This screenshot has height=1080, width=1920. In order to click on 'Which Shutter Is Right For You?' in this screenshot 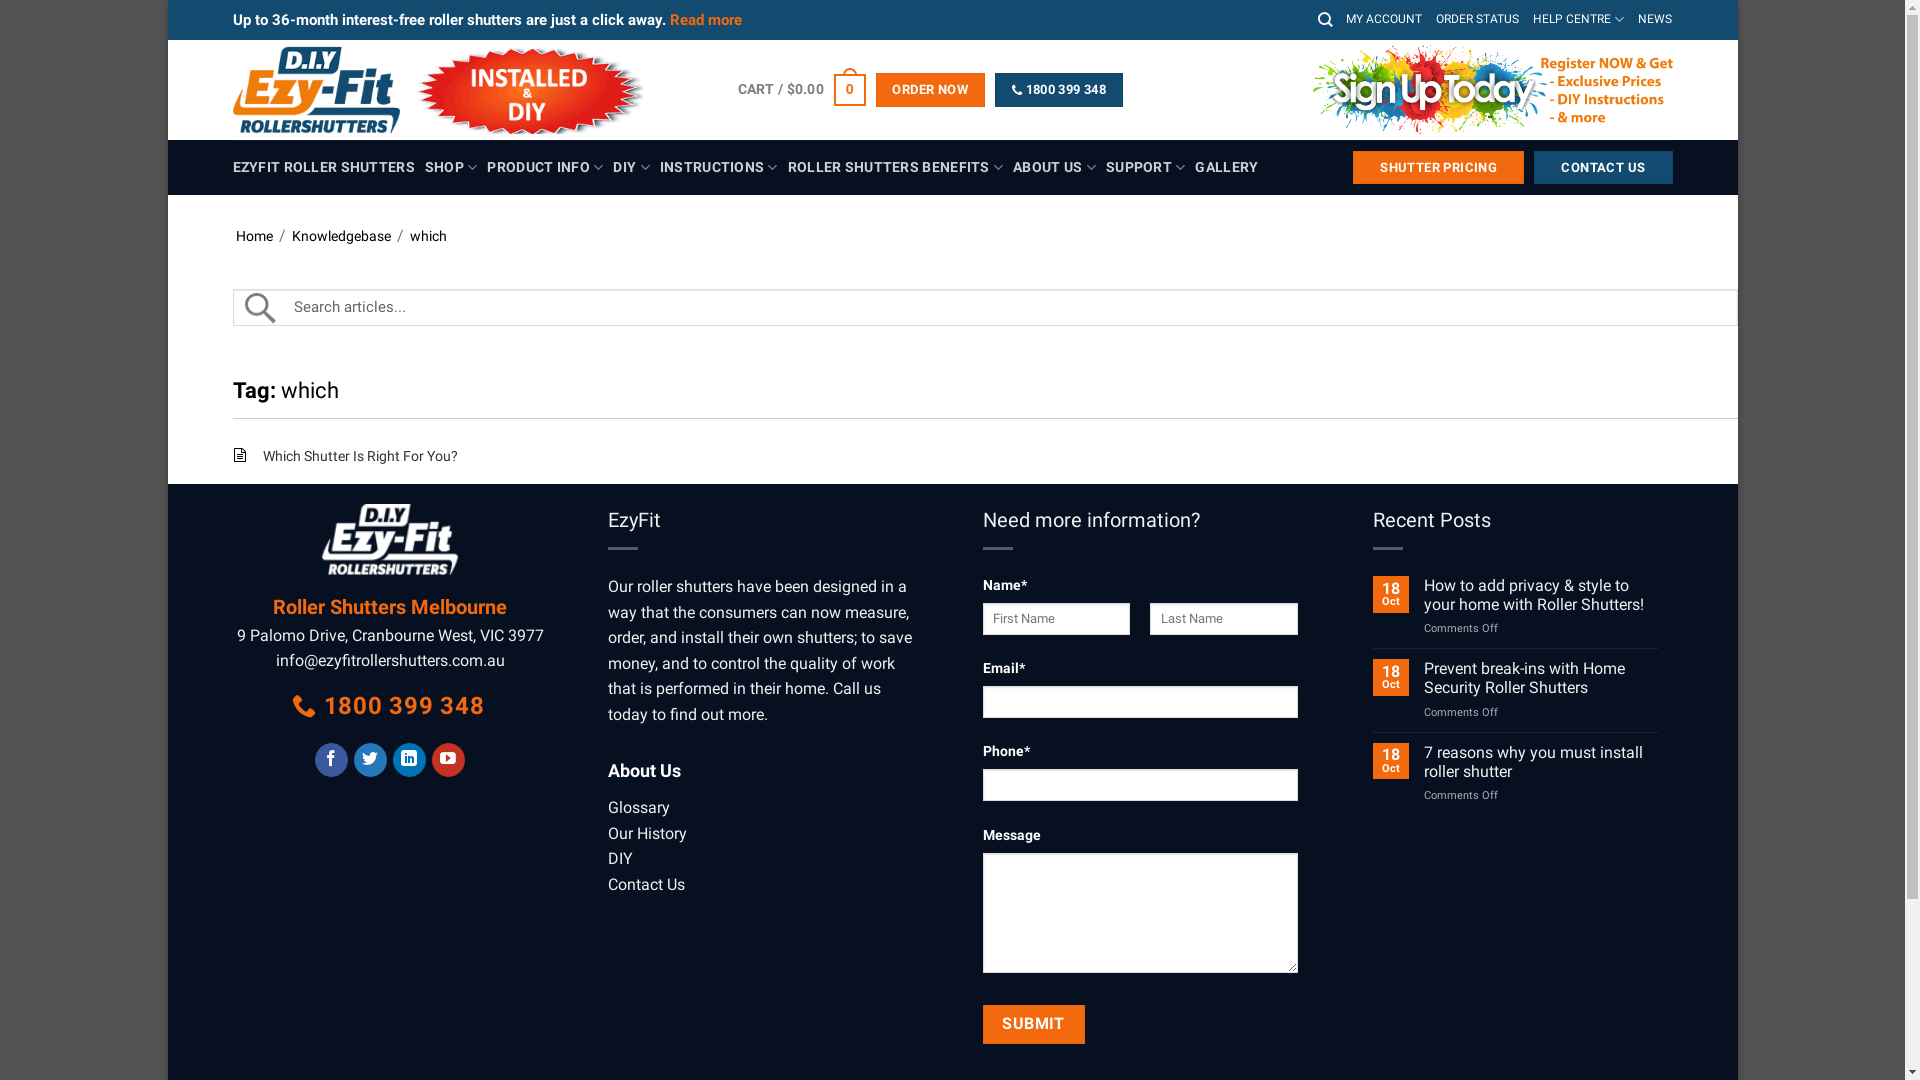, I will do `click(359, 455)`.